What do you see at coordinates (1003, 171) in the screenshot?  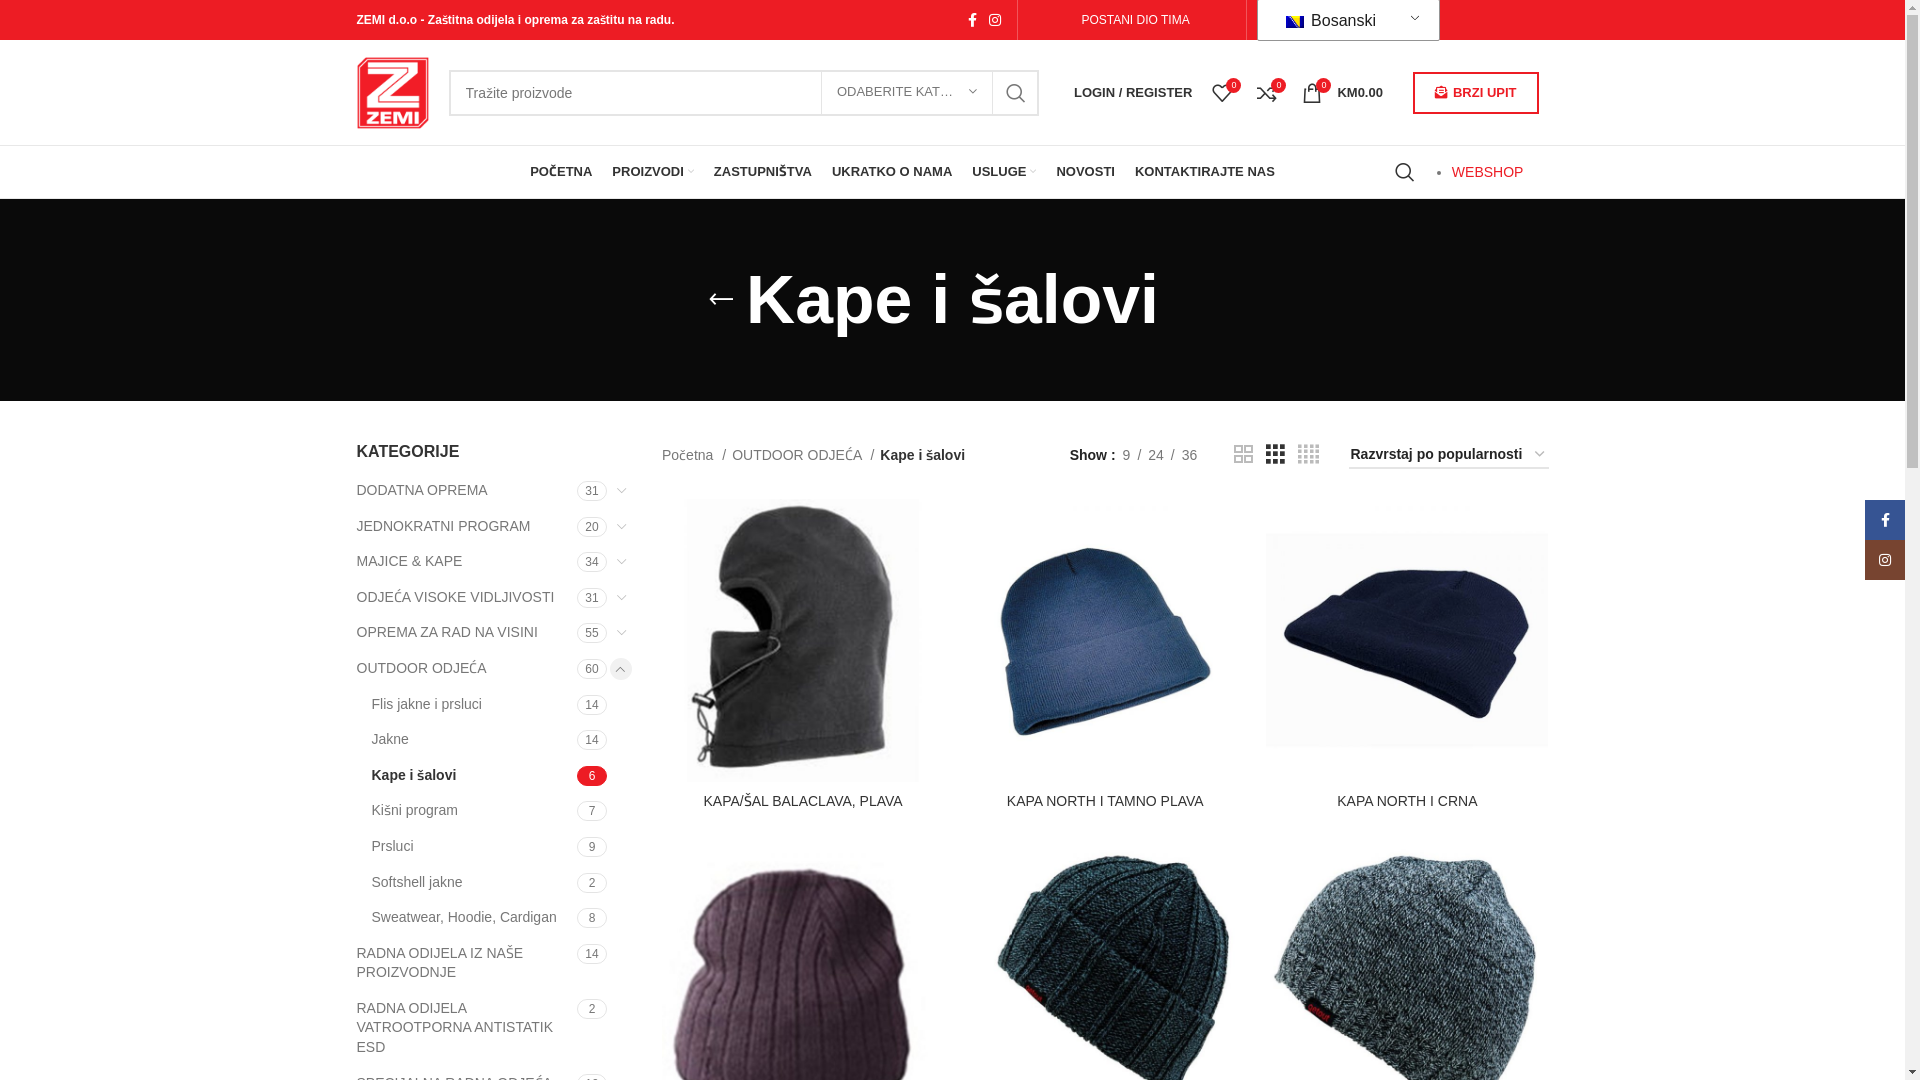 I see `'USLUGE'` at bounding box center [1003, 171].